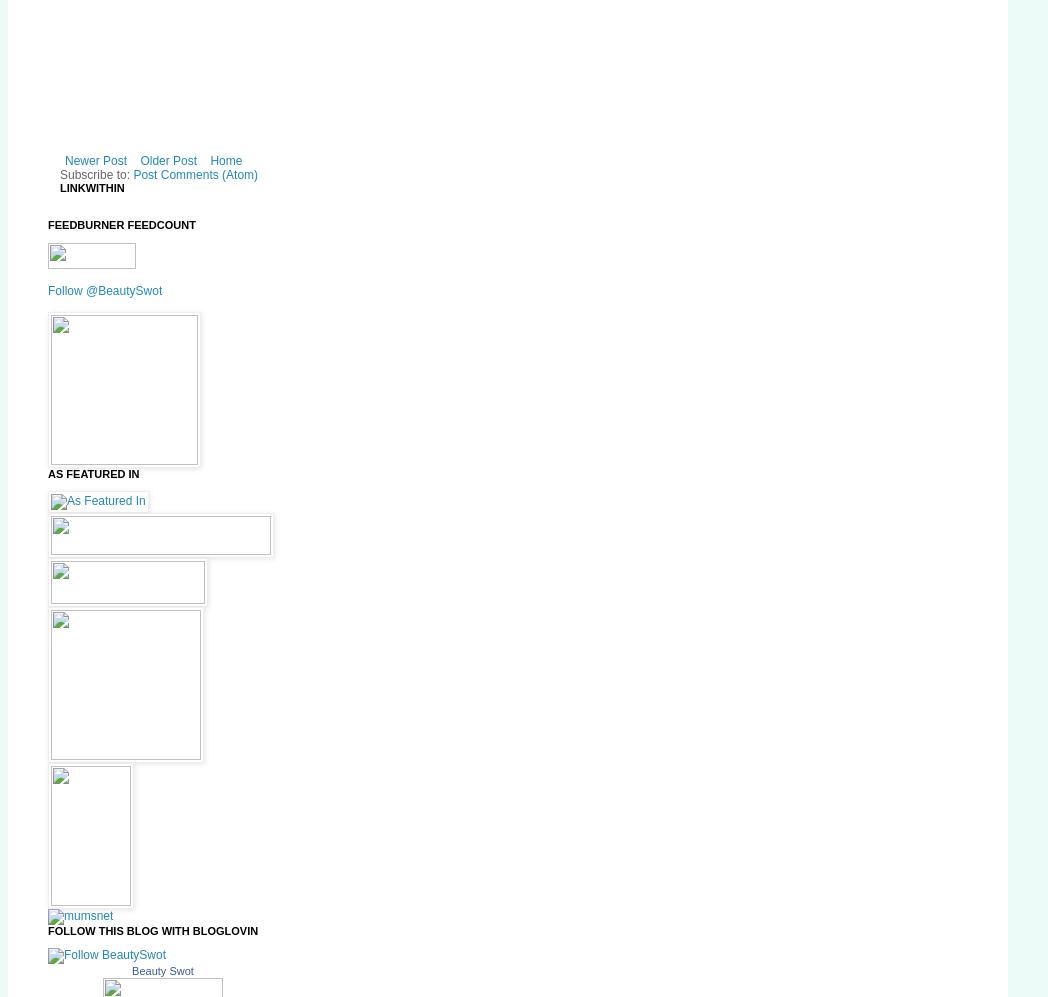  What do you see at coordinates (94, 160) in the screenshot?
I see `'Newer Post'` at bounding box center [94, 160].